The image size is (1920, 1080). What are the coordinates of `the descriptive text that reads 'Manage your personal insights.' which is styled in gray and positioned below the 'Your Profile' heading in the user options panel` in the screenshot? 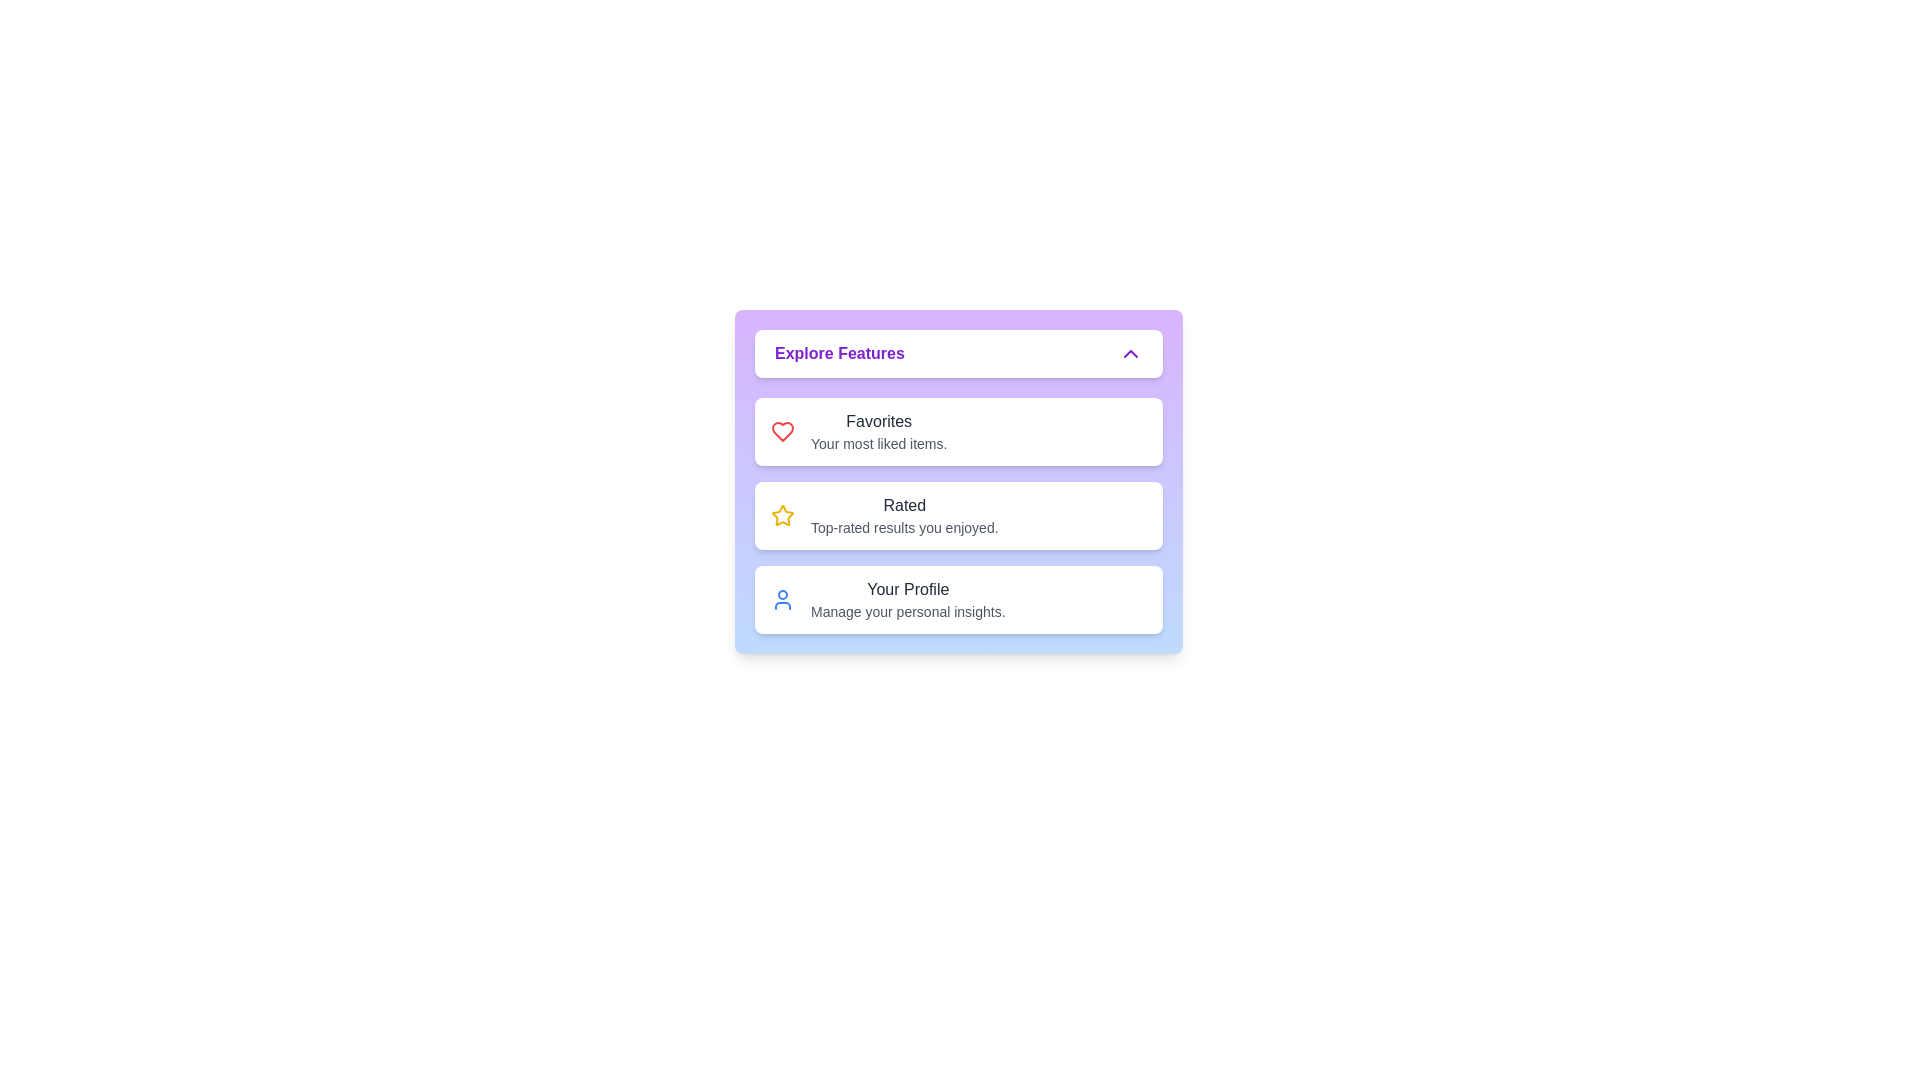 It's located at (907, 611).